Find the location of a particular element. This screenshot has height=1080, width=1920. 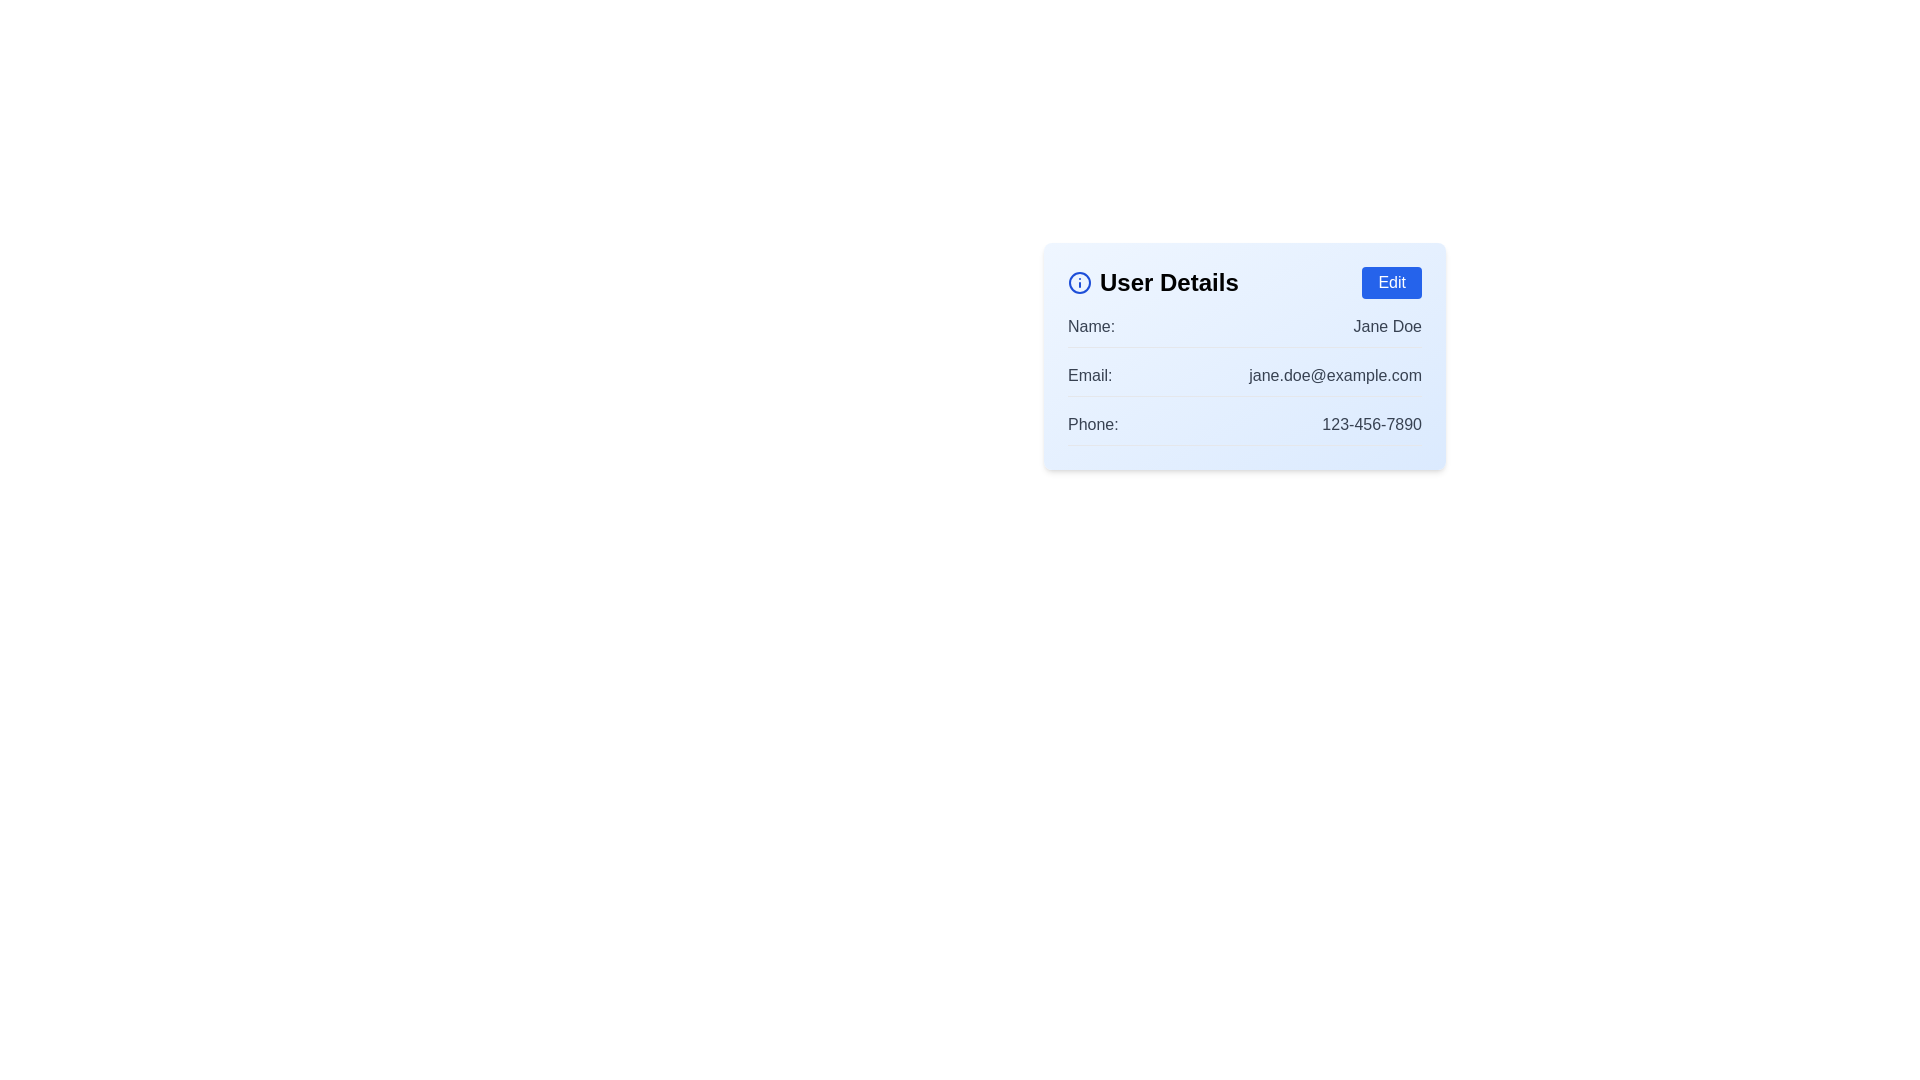

the static text label 'Name:' which is styled in bold gray text, positioned in the top-left corner of the user details card, serving as the label for the user's name is located at coordinates (1090, 326).